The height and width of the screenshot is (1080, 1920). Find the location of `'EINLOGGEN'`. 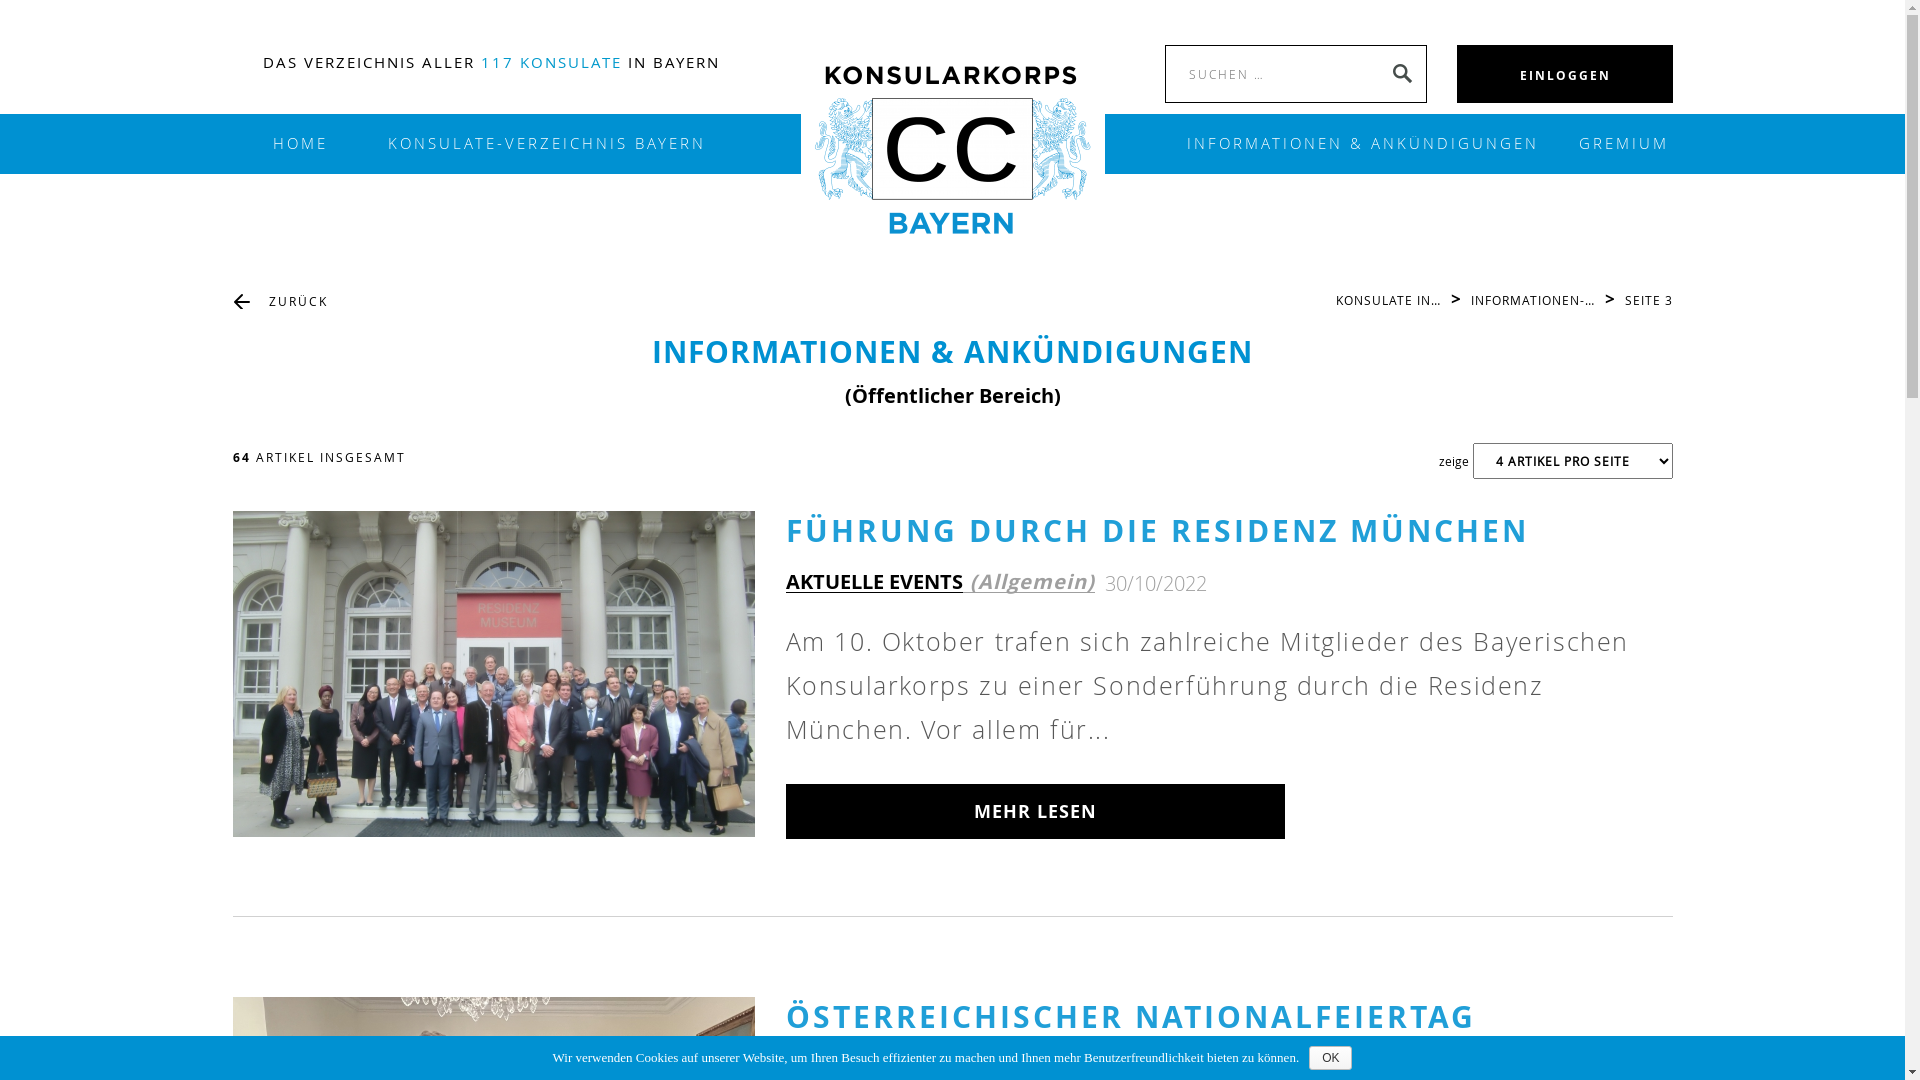

'EINLOGGEN' is located at coordinates (1520, 74).